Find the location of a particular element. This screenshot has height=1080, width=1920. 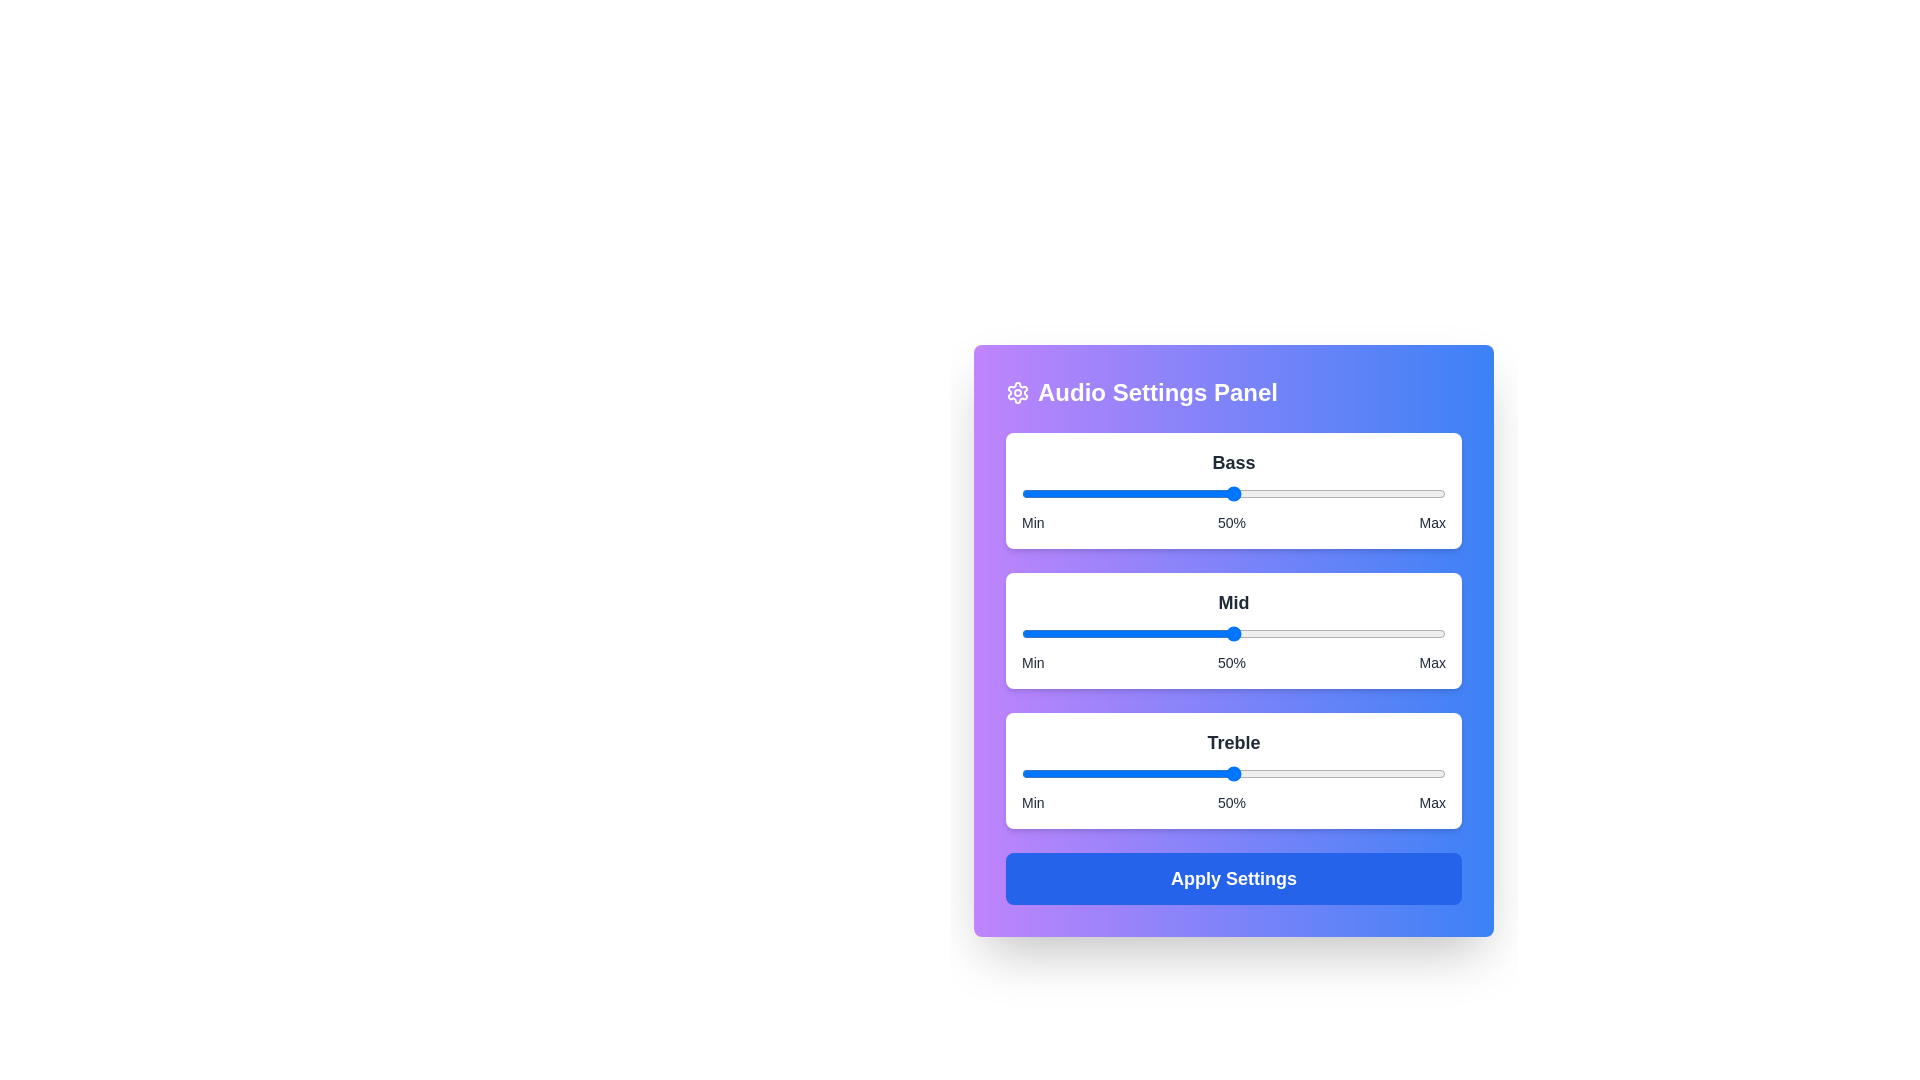

the bass level is located at coordinates (1034, 493).